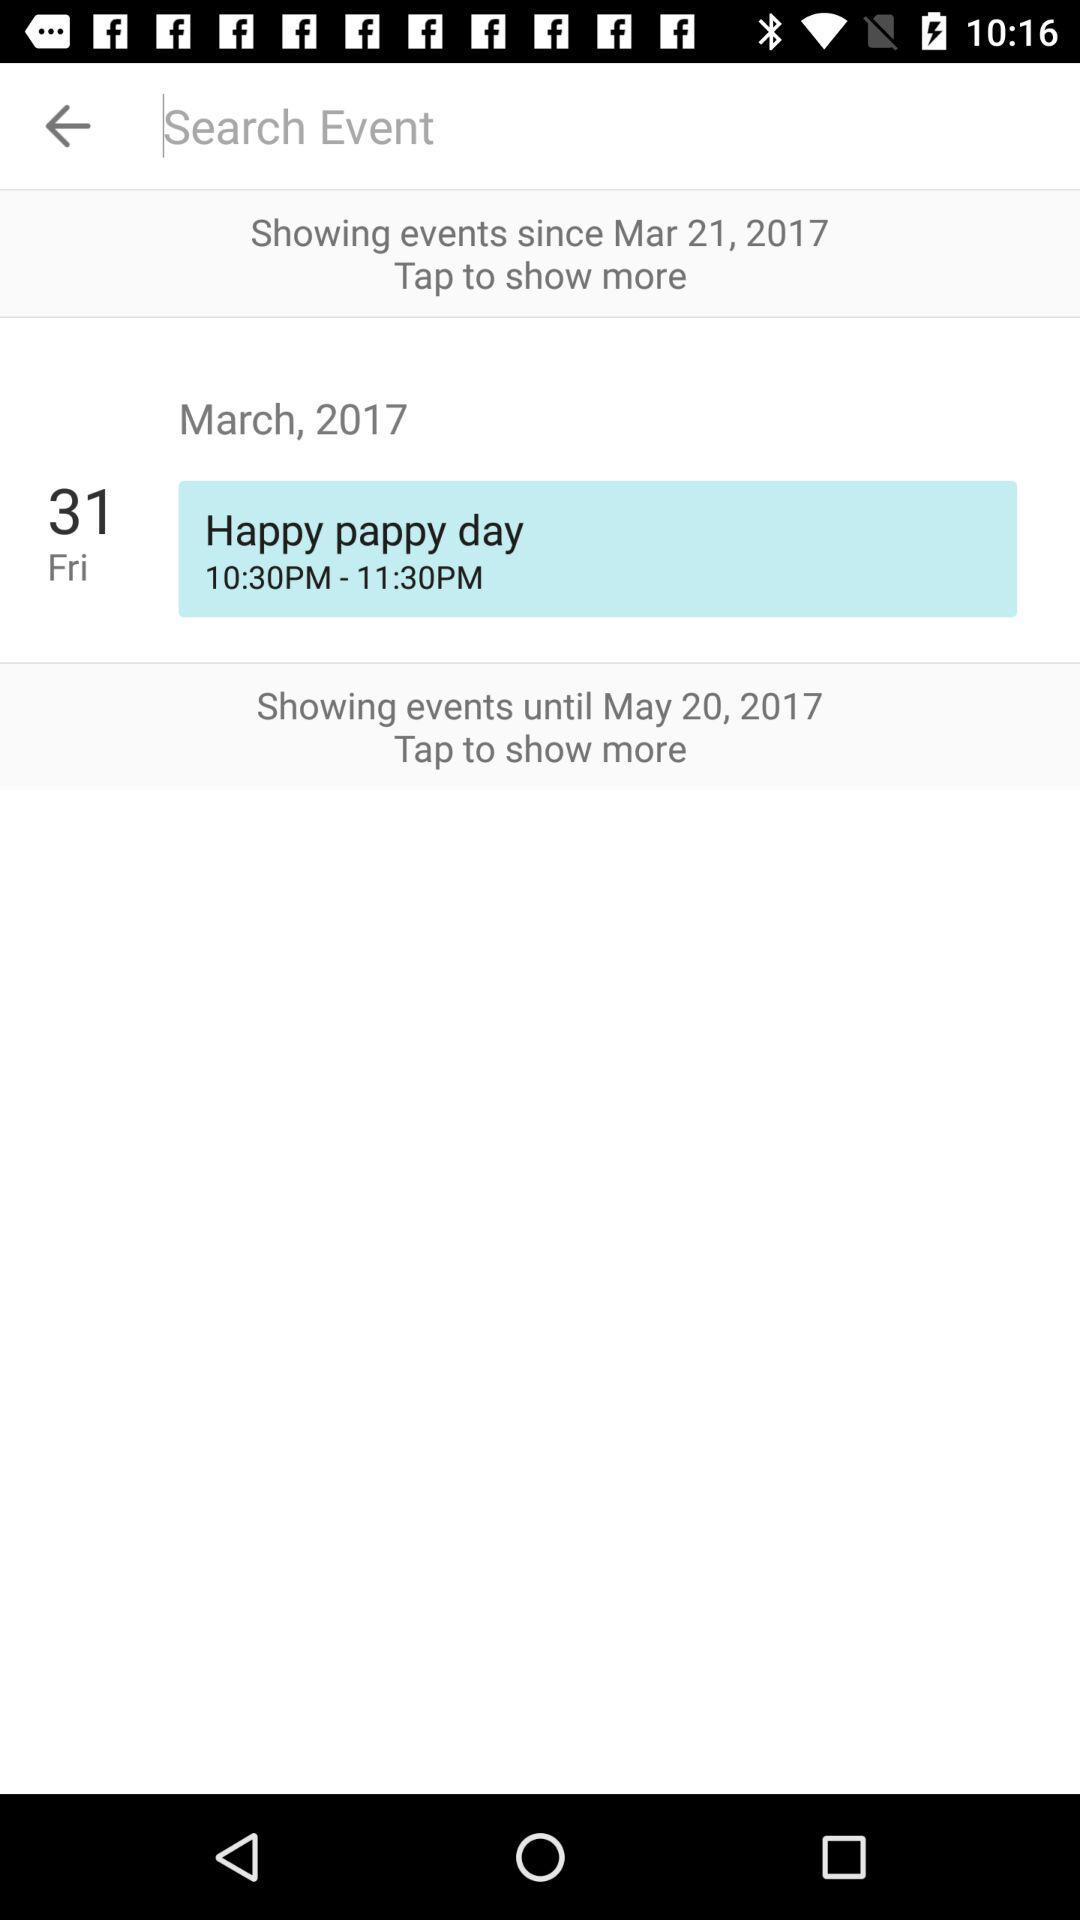 Image resolution: width=1080 pixels, height=1920 pixels. What do you see at coordinates (607, 124) in the screenshot?
I see `place cursor` at bounding box center [607, 124].